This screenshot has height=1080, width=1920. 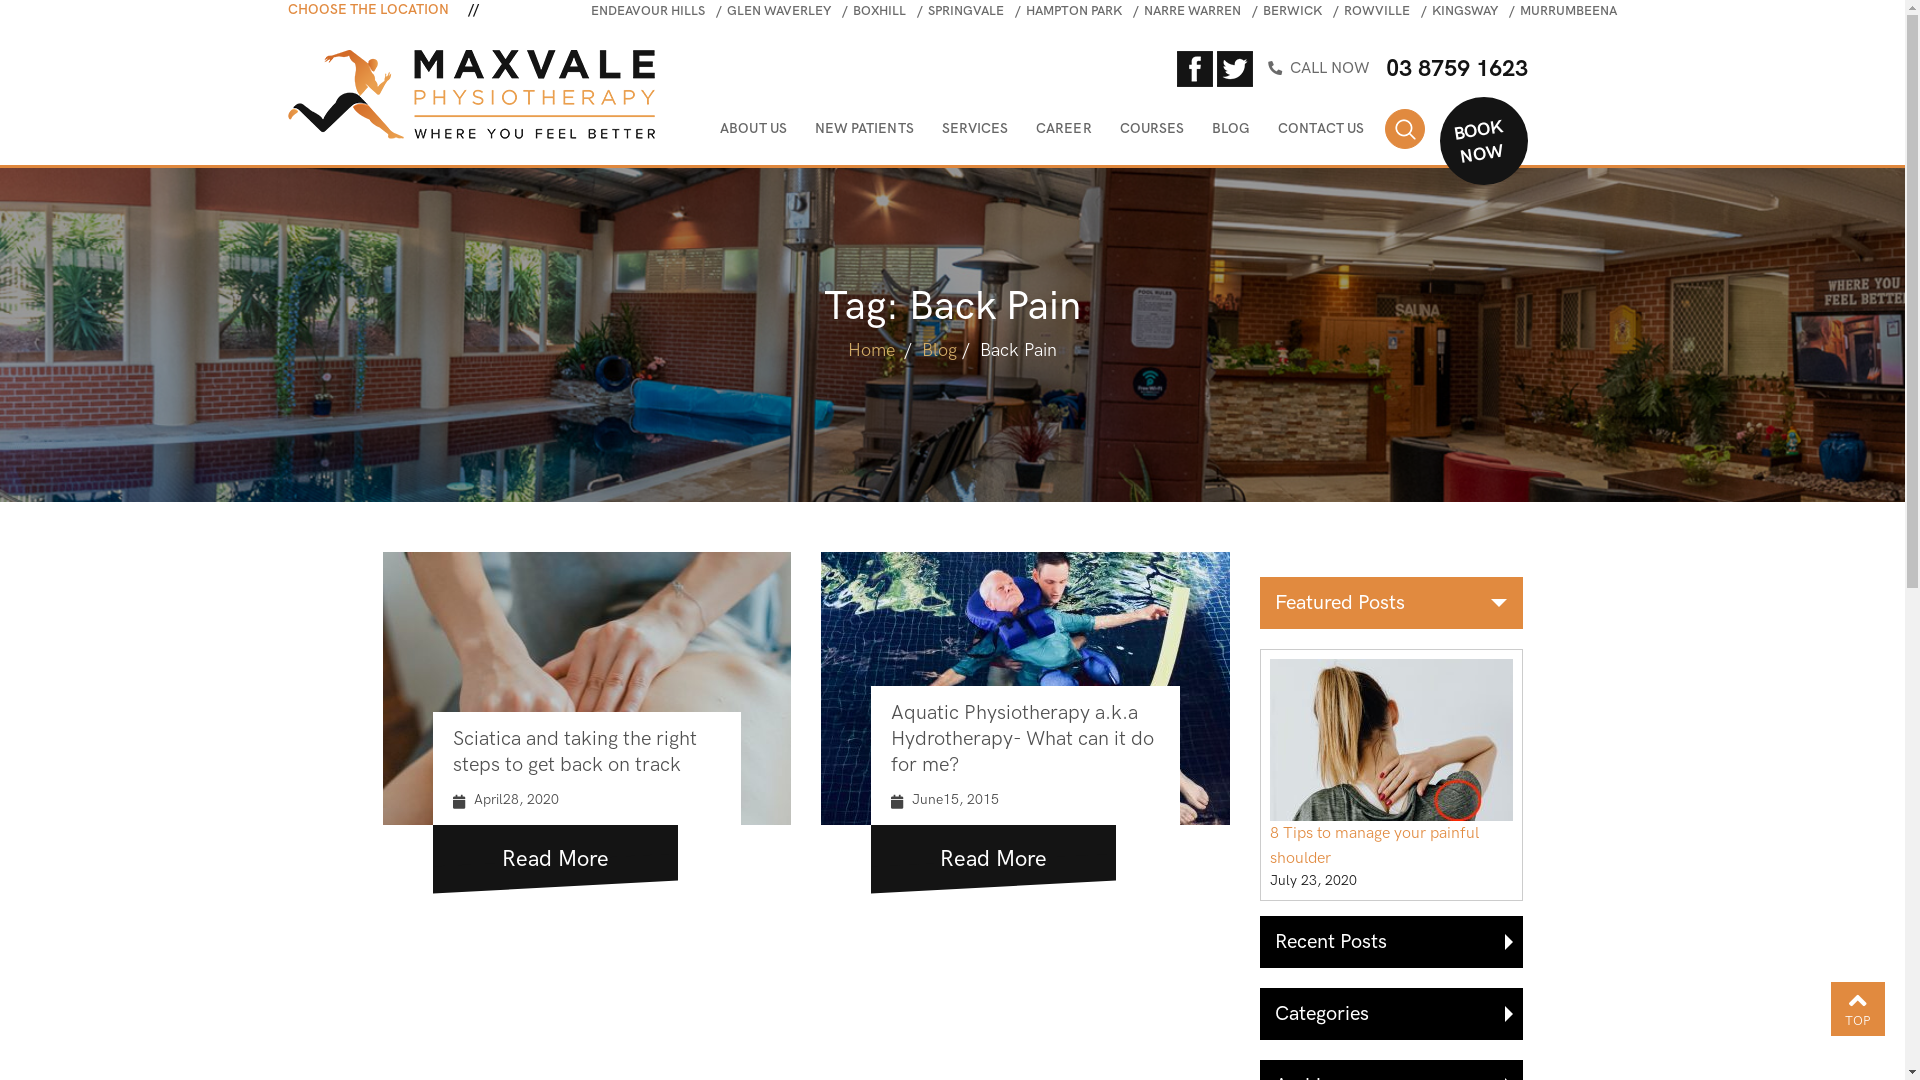 I want to click on 'Featured Posts', so click(x=1390, y=601).